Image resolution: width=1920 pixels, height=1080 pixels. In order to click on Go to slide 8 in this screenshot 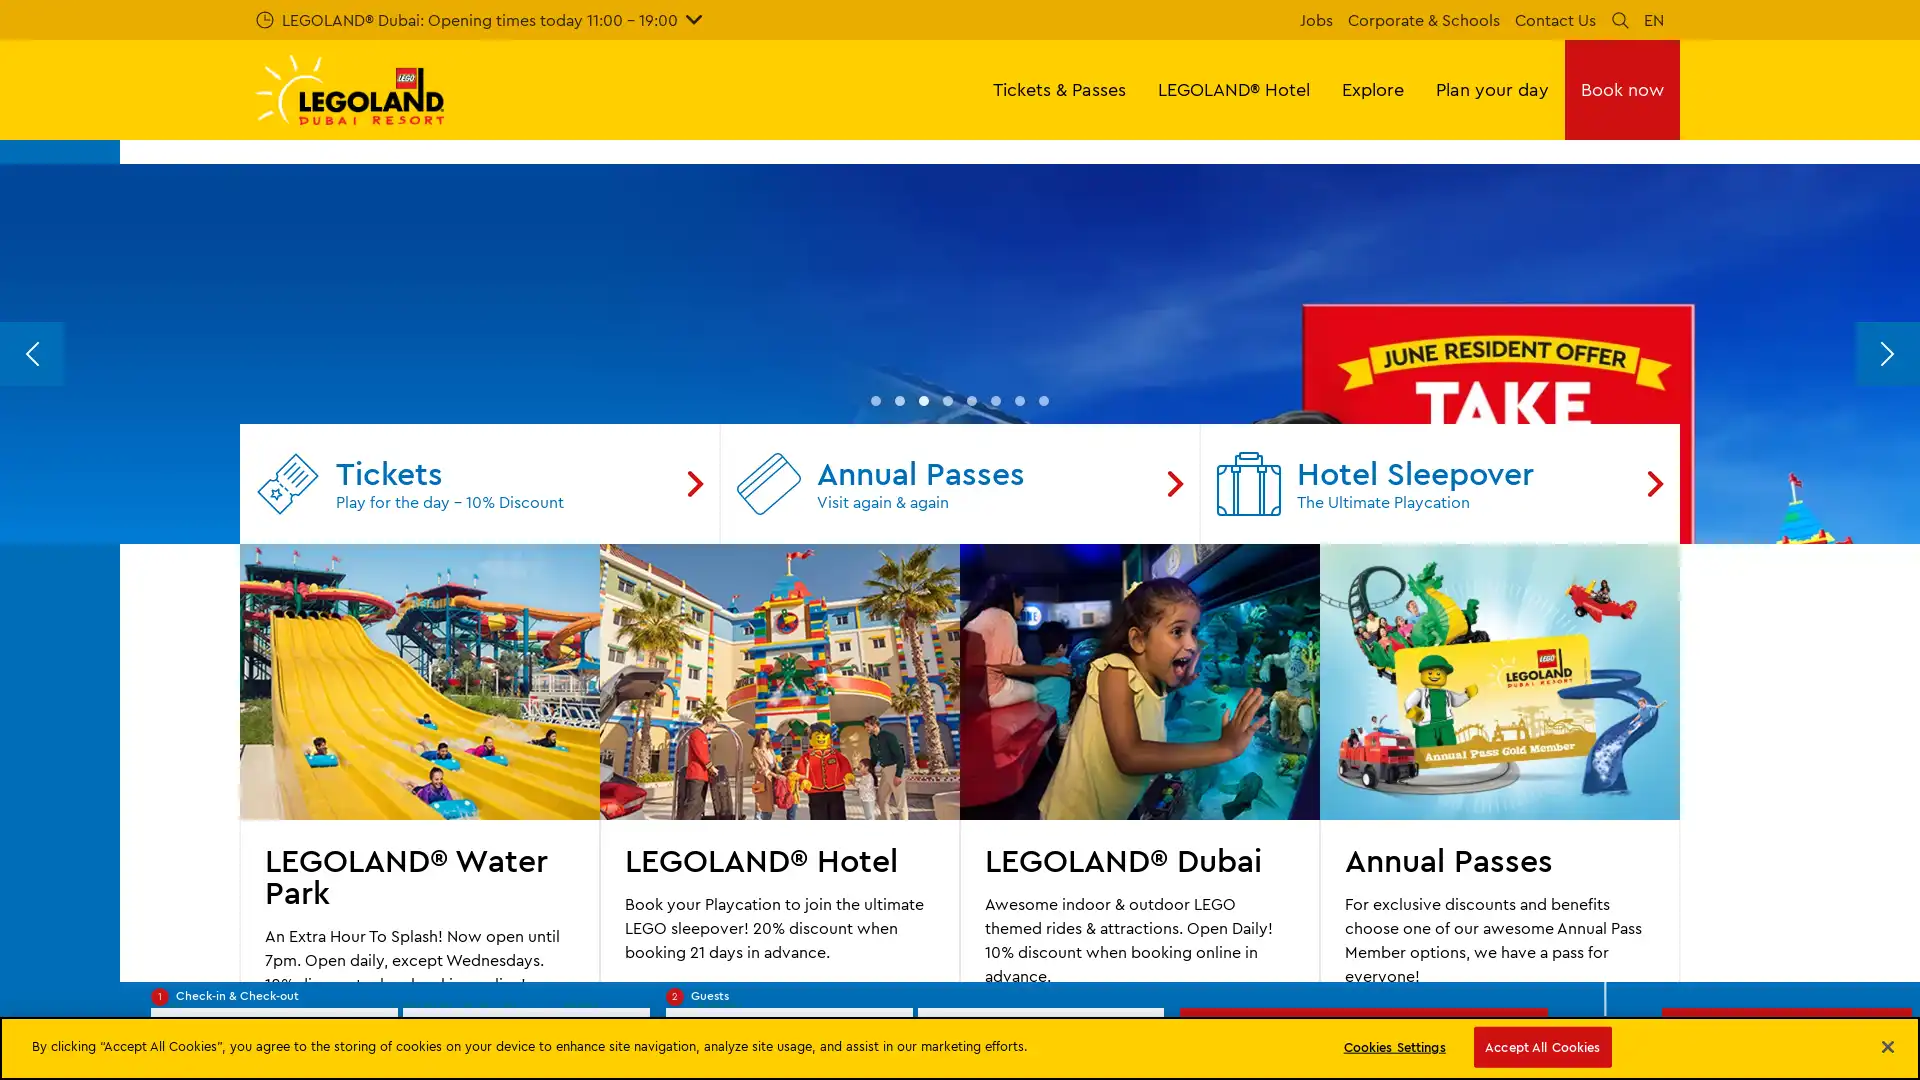, I will do `click(1042, 797)`.